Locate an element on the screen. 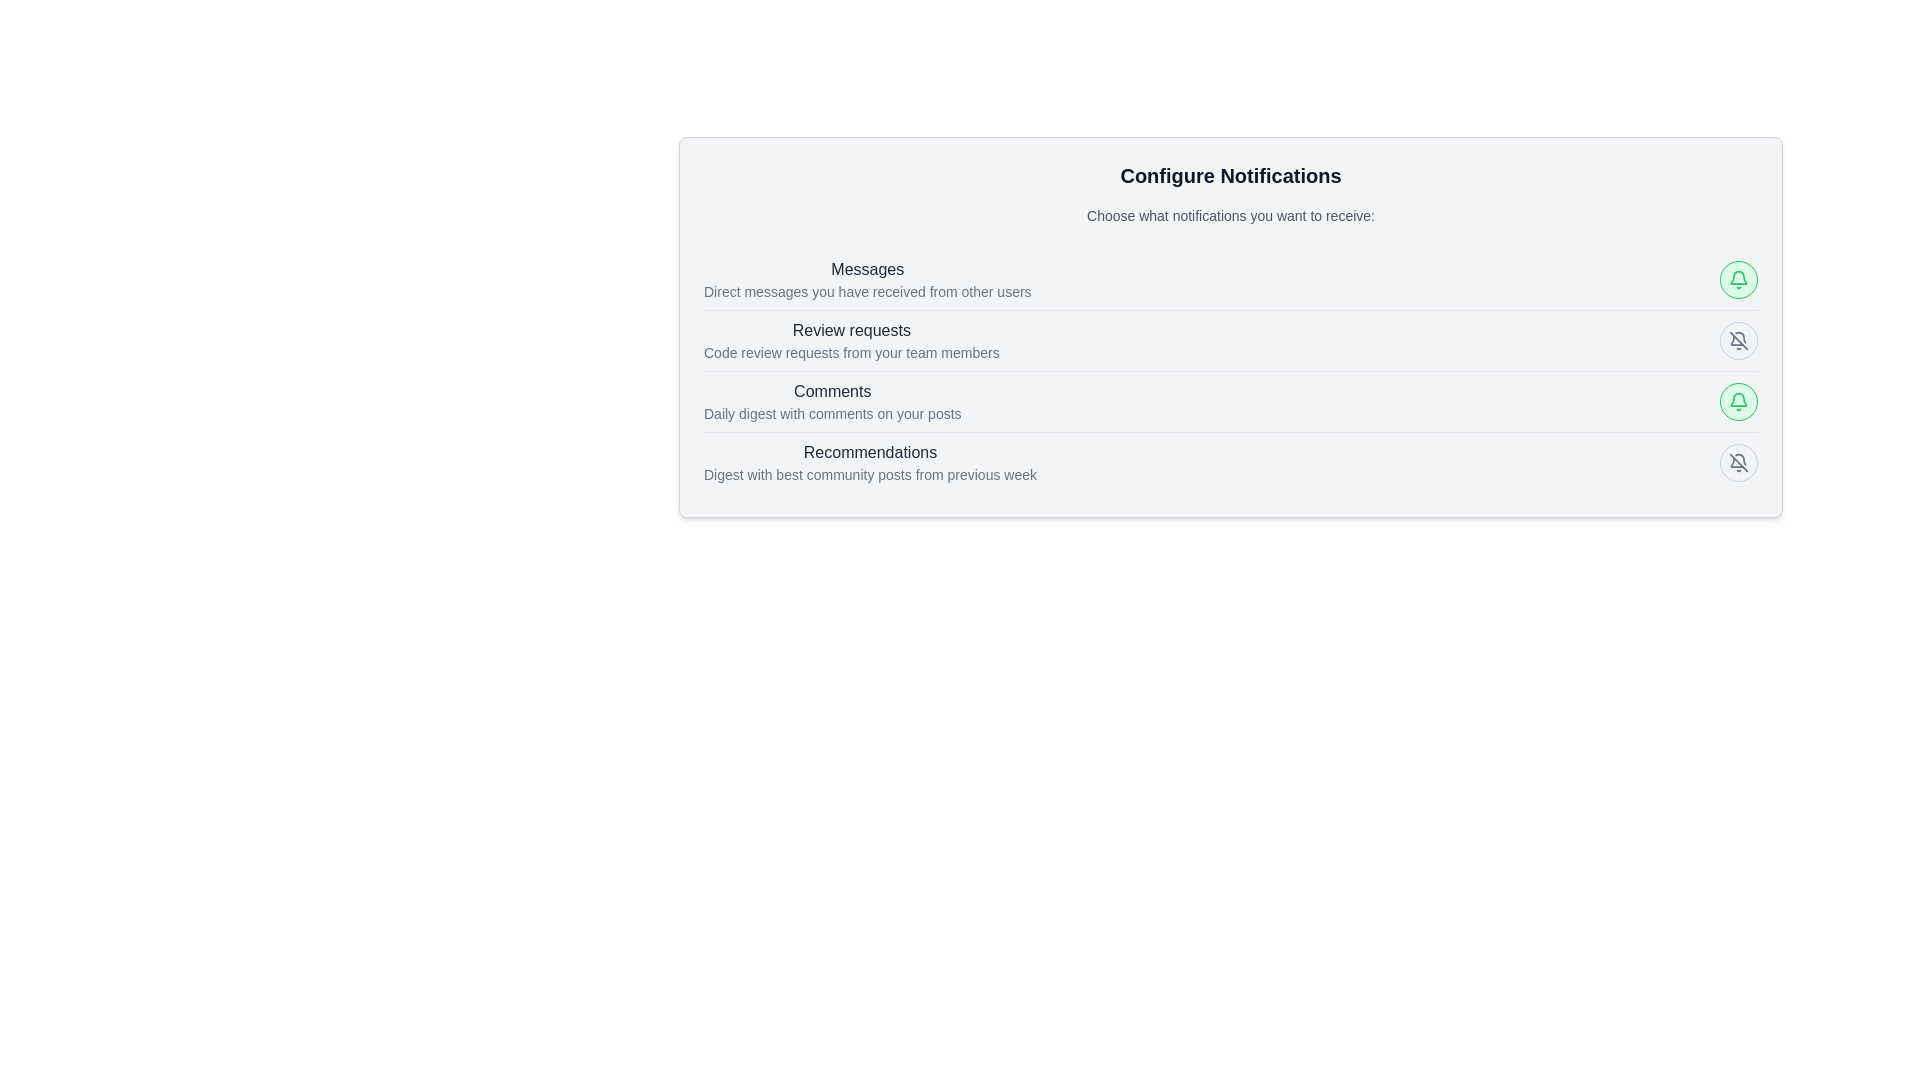 The width and height of the screenshot is (1920, 1080). the toggleable notification Icon button for the 'Comments' category, located on the right side of the 'Comments' row in the 'Configure Notifications' panel is located at coordinates (1737, 280).